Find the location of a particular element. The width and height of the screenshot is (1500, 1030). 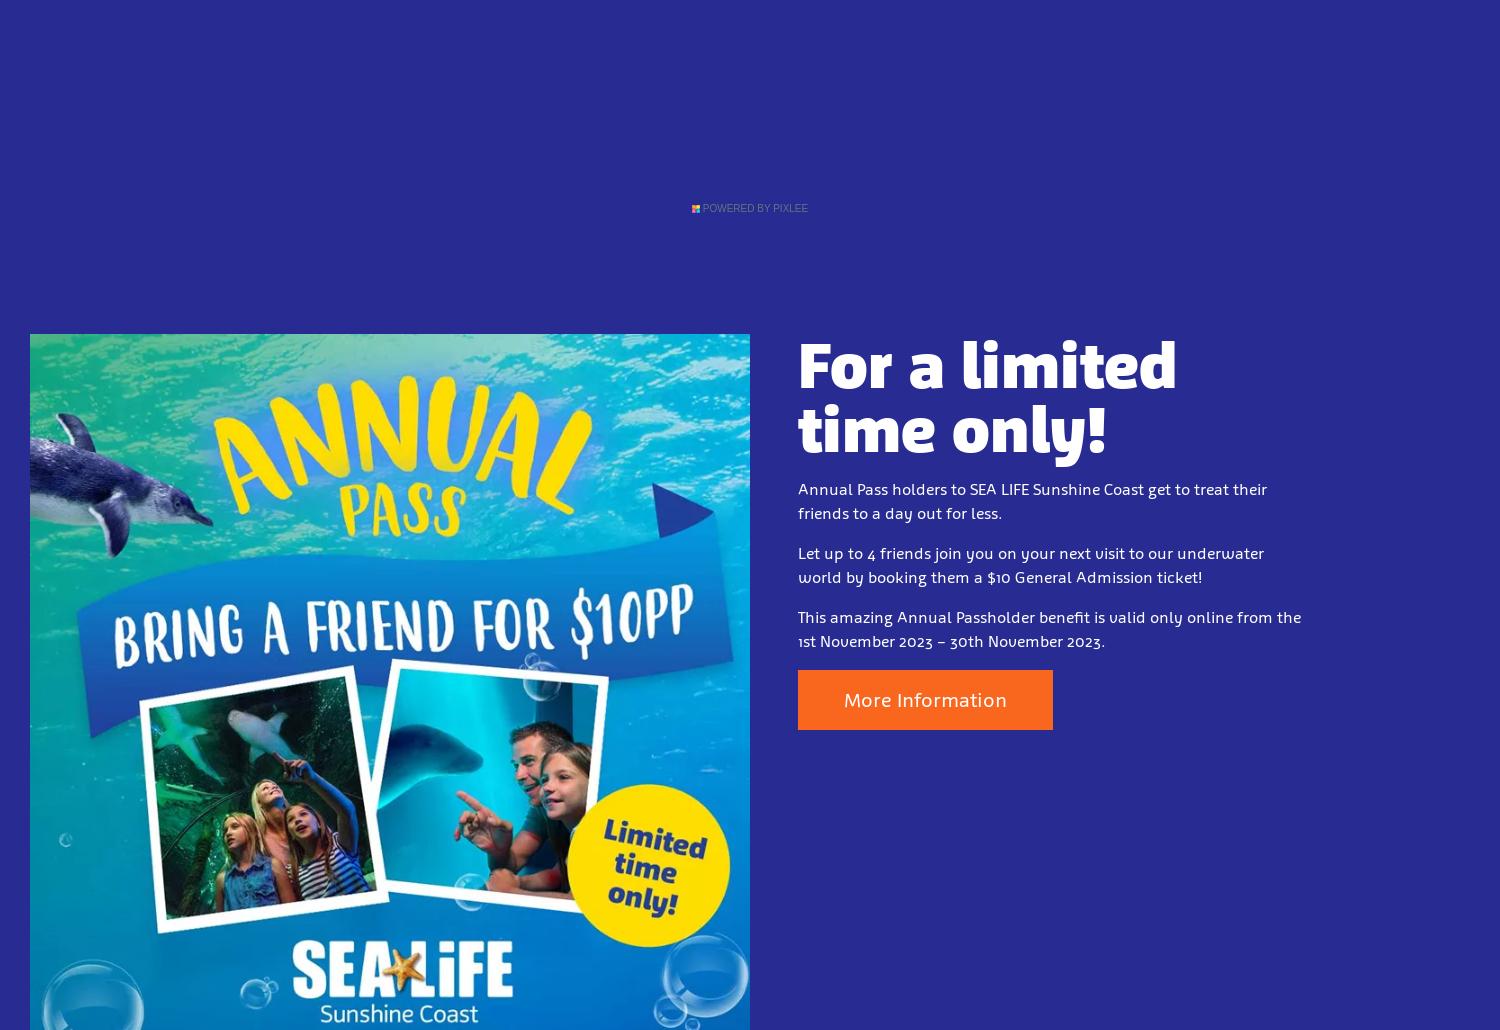

'Contact Us' is located at coordinates (864, 144).